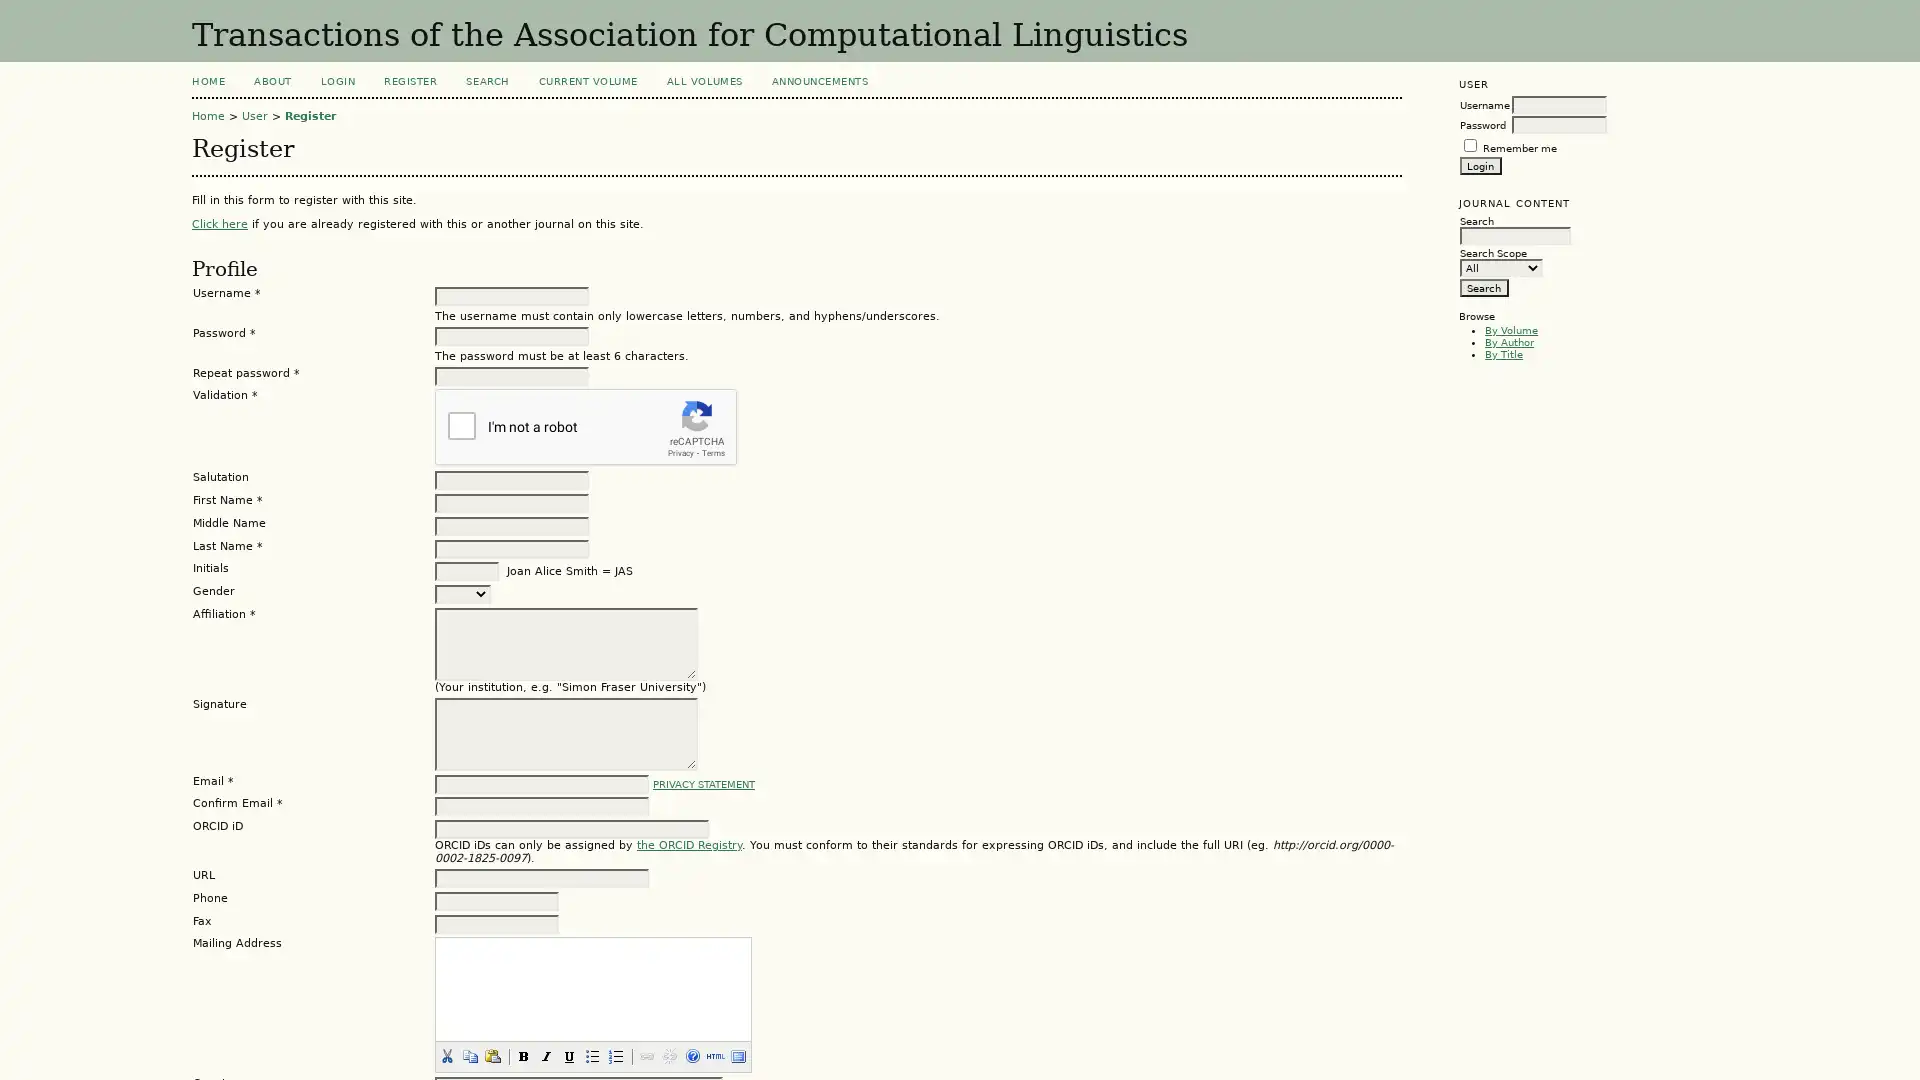 Image resolution: width=1920 pixels, height=1080 pixels. What do you see at coordinates (523, 1055) in the screenshot?
I see `Bold (Ctrl+B)` at bounding box center [523, 1055].